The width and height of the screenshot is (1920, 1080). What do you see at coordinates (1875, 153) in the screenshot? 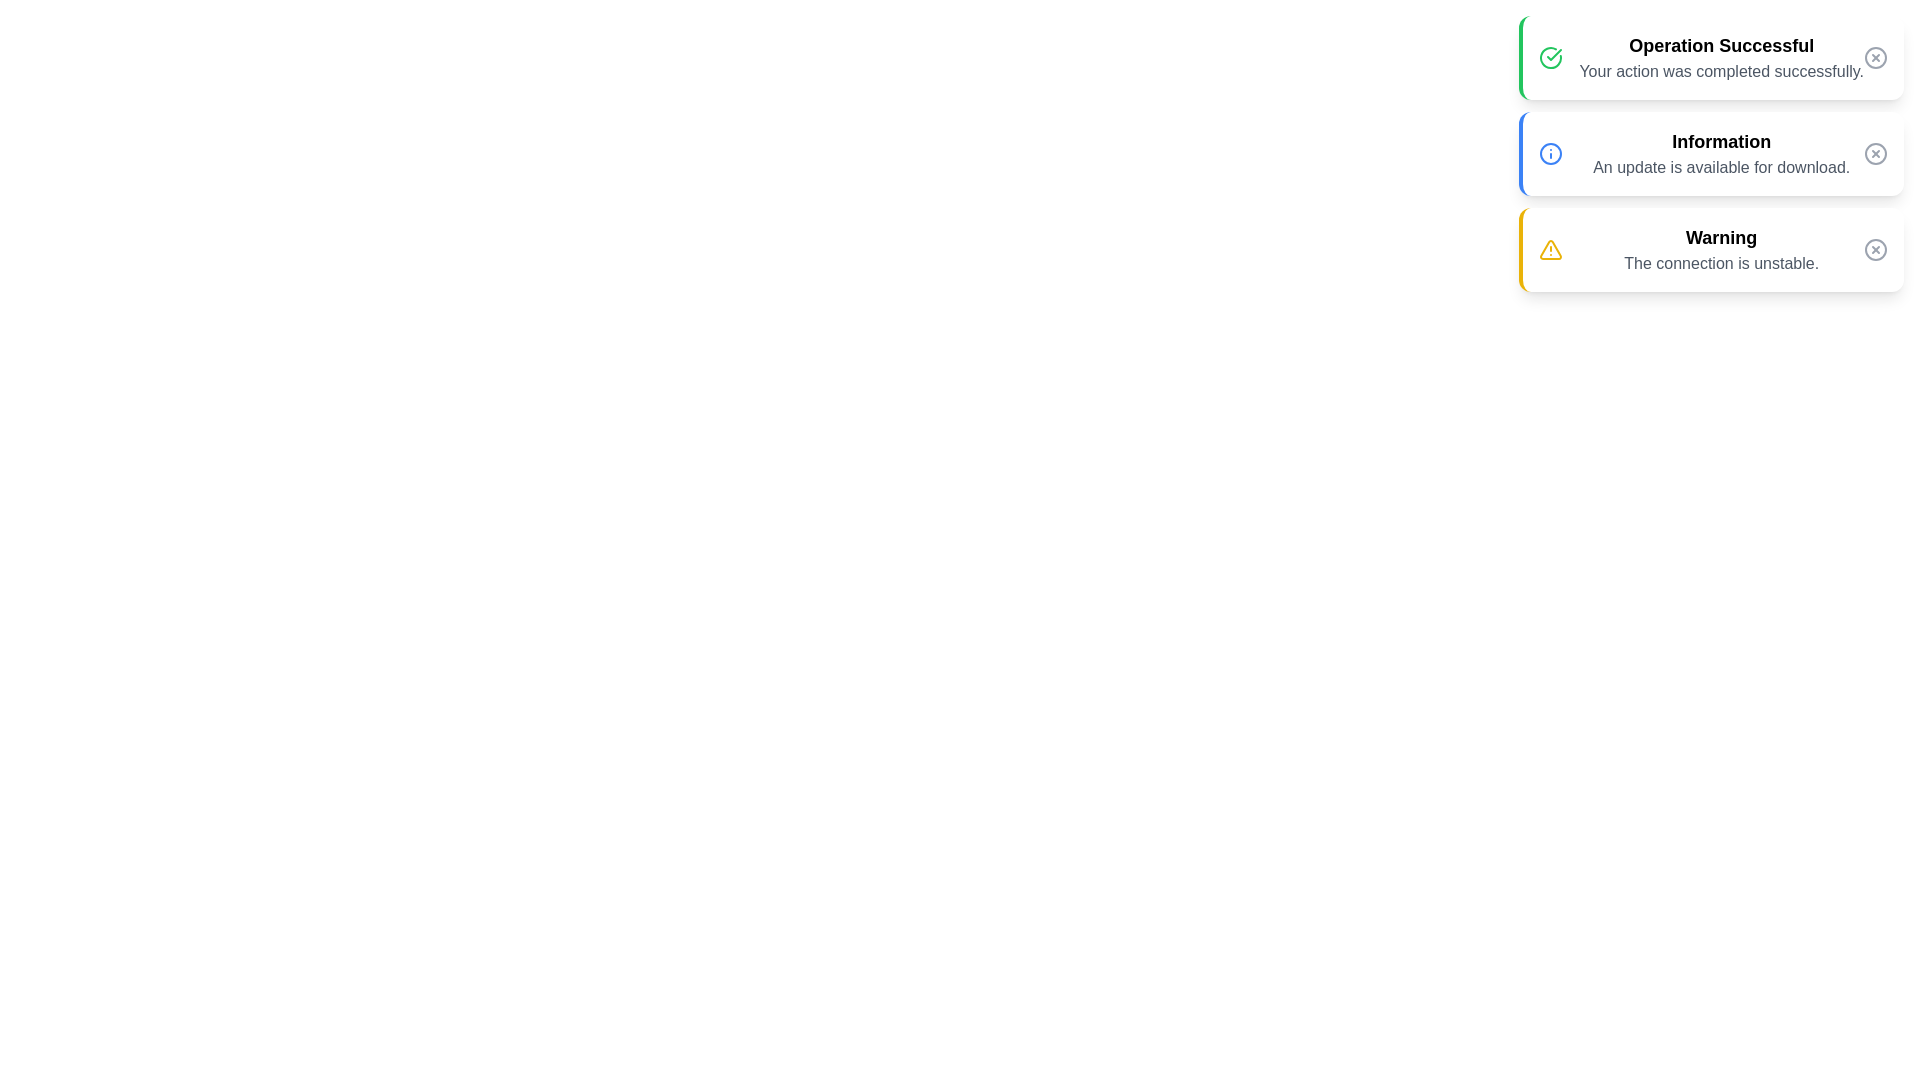
I see `dismiss button for the notification with title Information` at bounding box center [1875, 153].